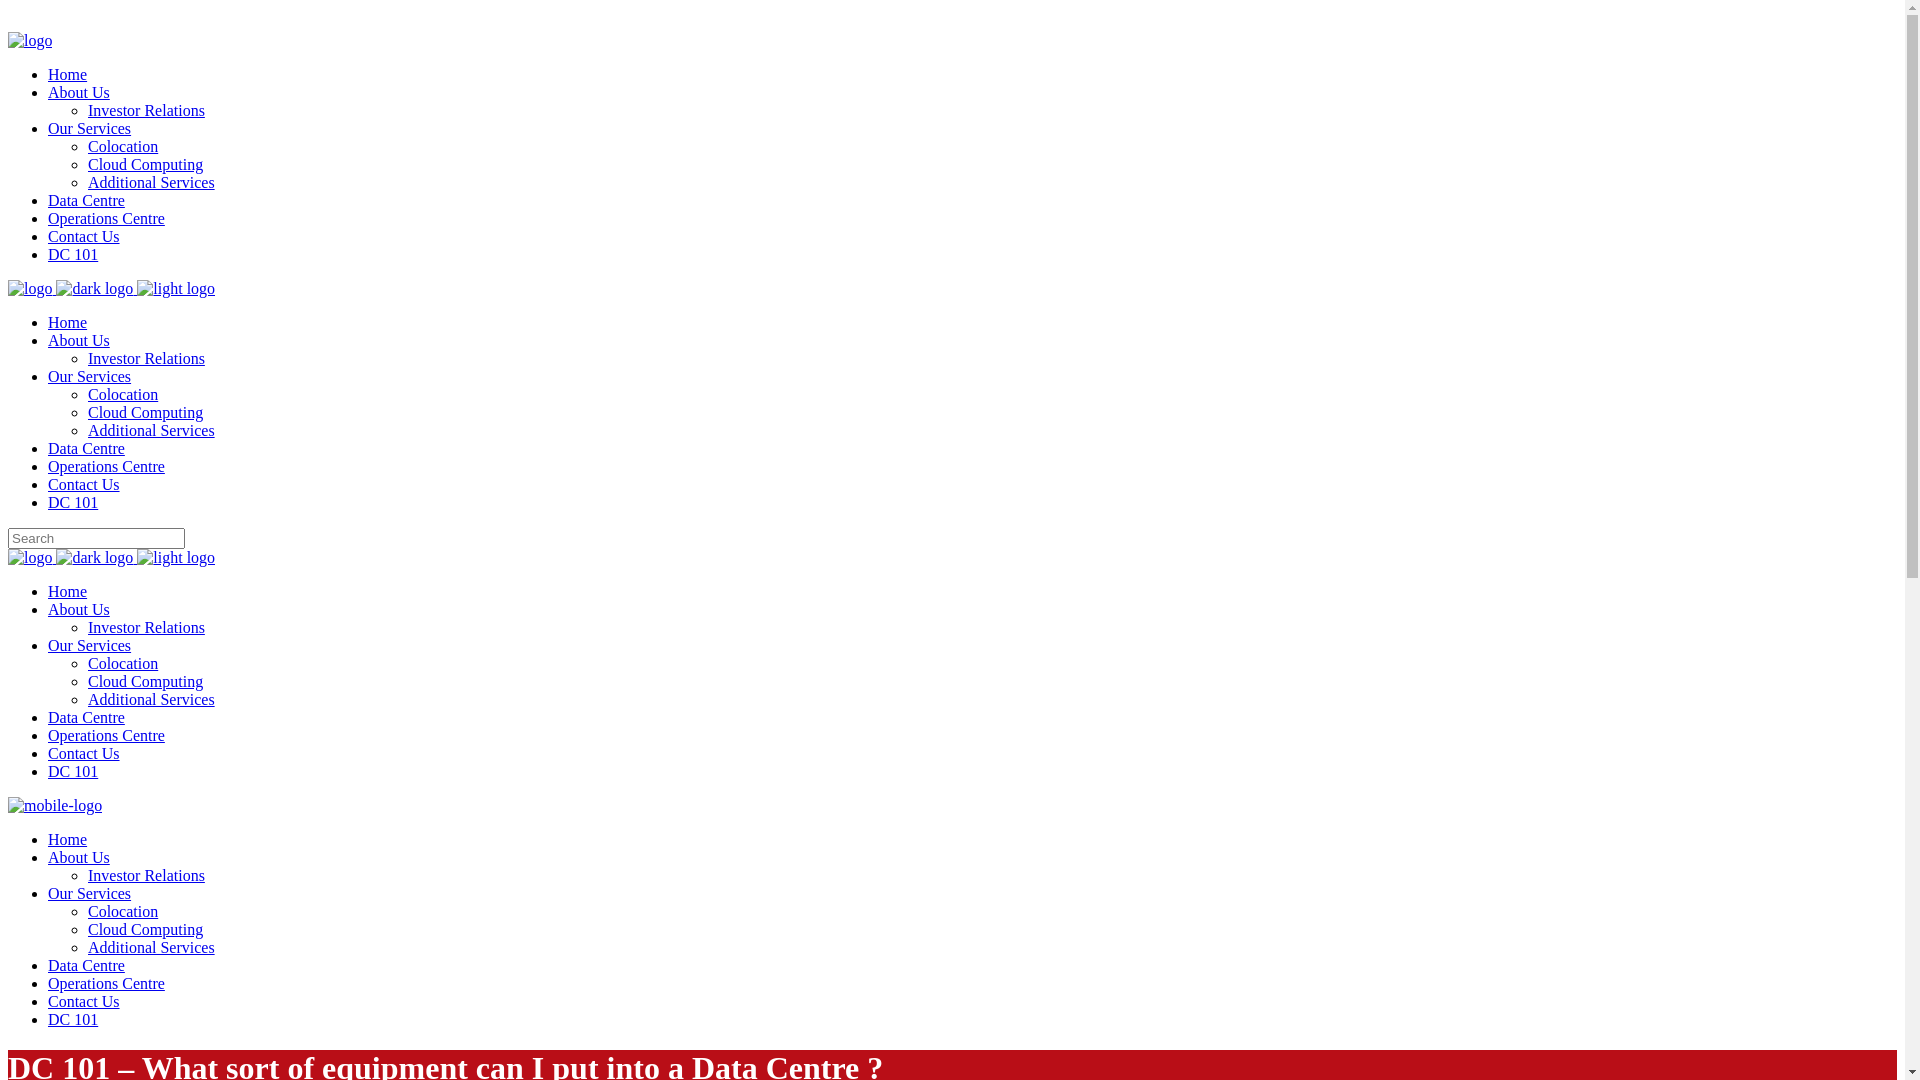 The width and height of the screenshot is (1920, 1080). I want to click on 'Home', so click(67, 73).